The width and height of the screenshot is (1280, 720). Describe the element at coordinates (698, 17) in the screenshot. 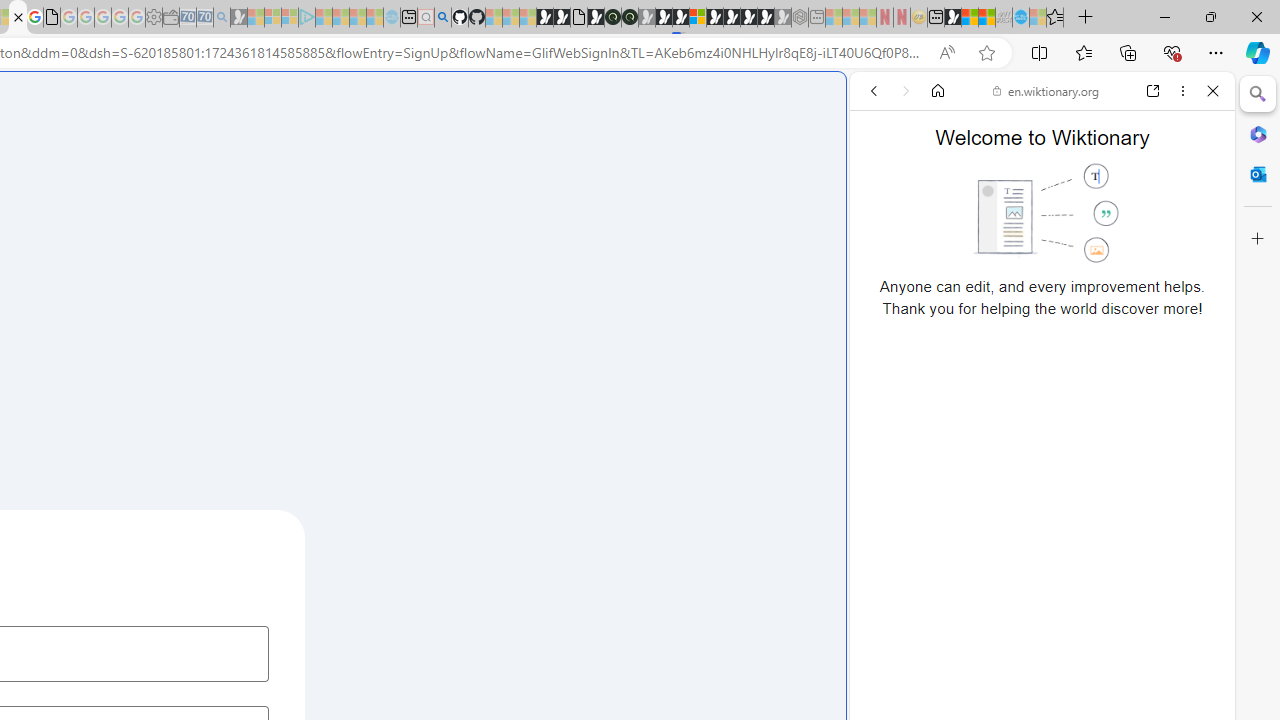

I see `'Sign in to your account'` at that location.